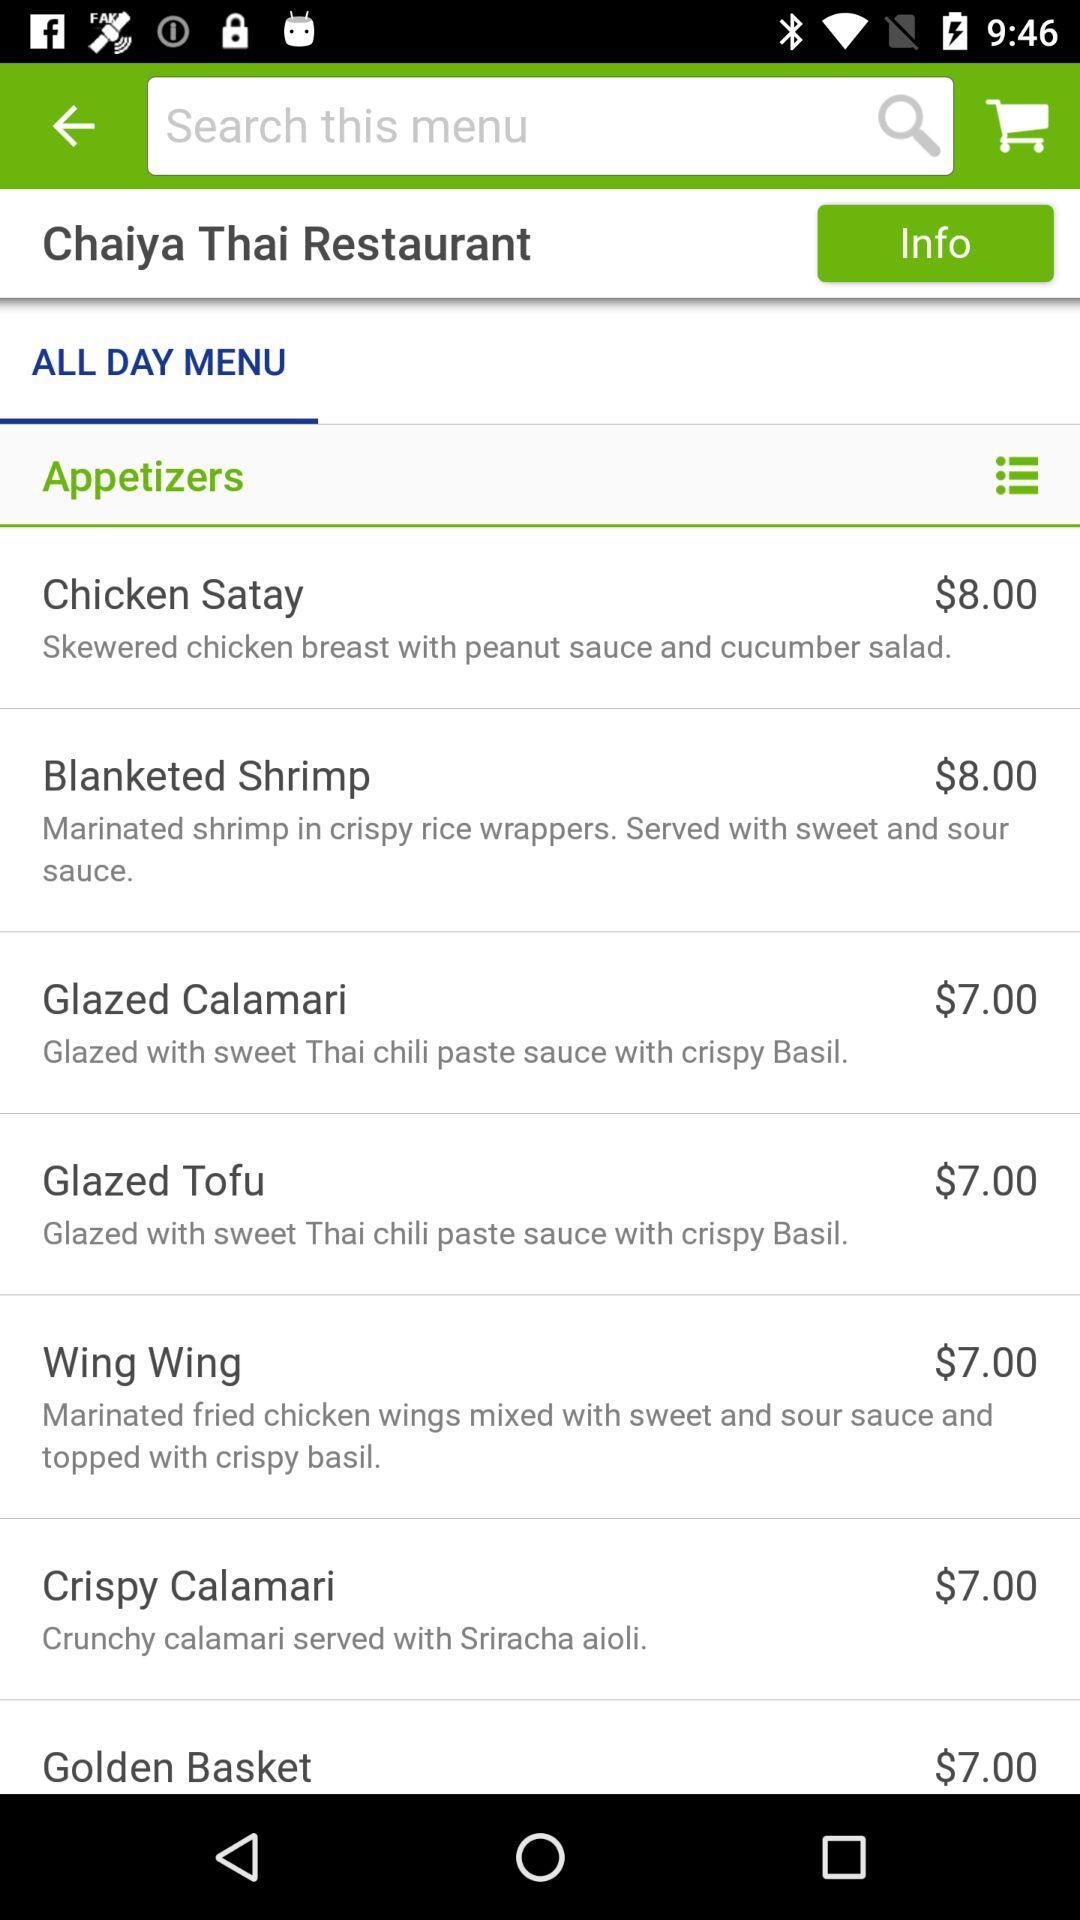 The width and height of the screenshot is (1080, 1920). I want to click on search icon, so click(909, 124).